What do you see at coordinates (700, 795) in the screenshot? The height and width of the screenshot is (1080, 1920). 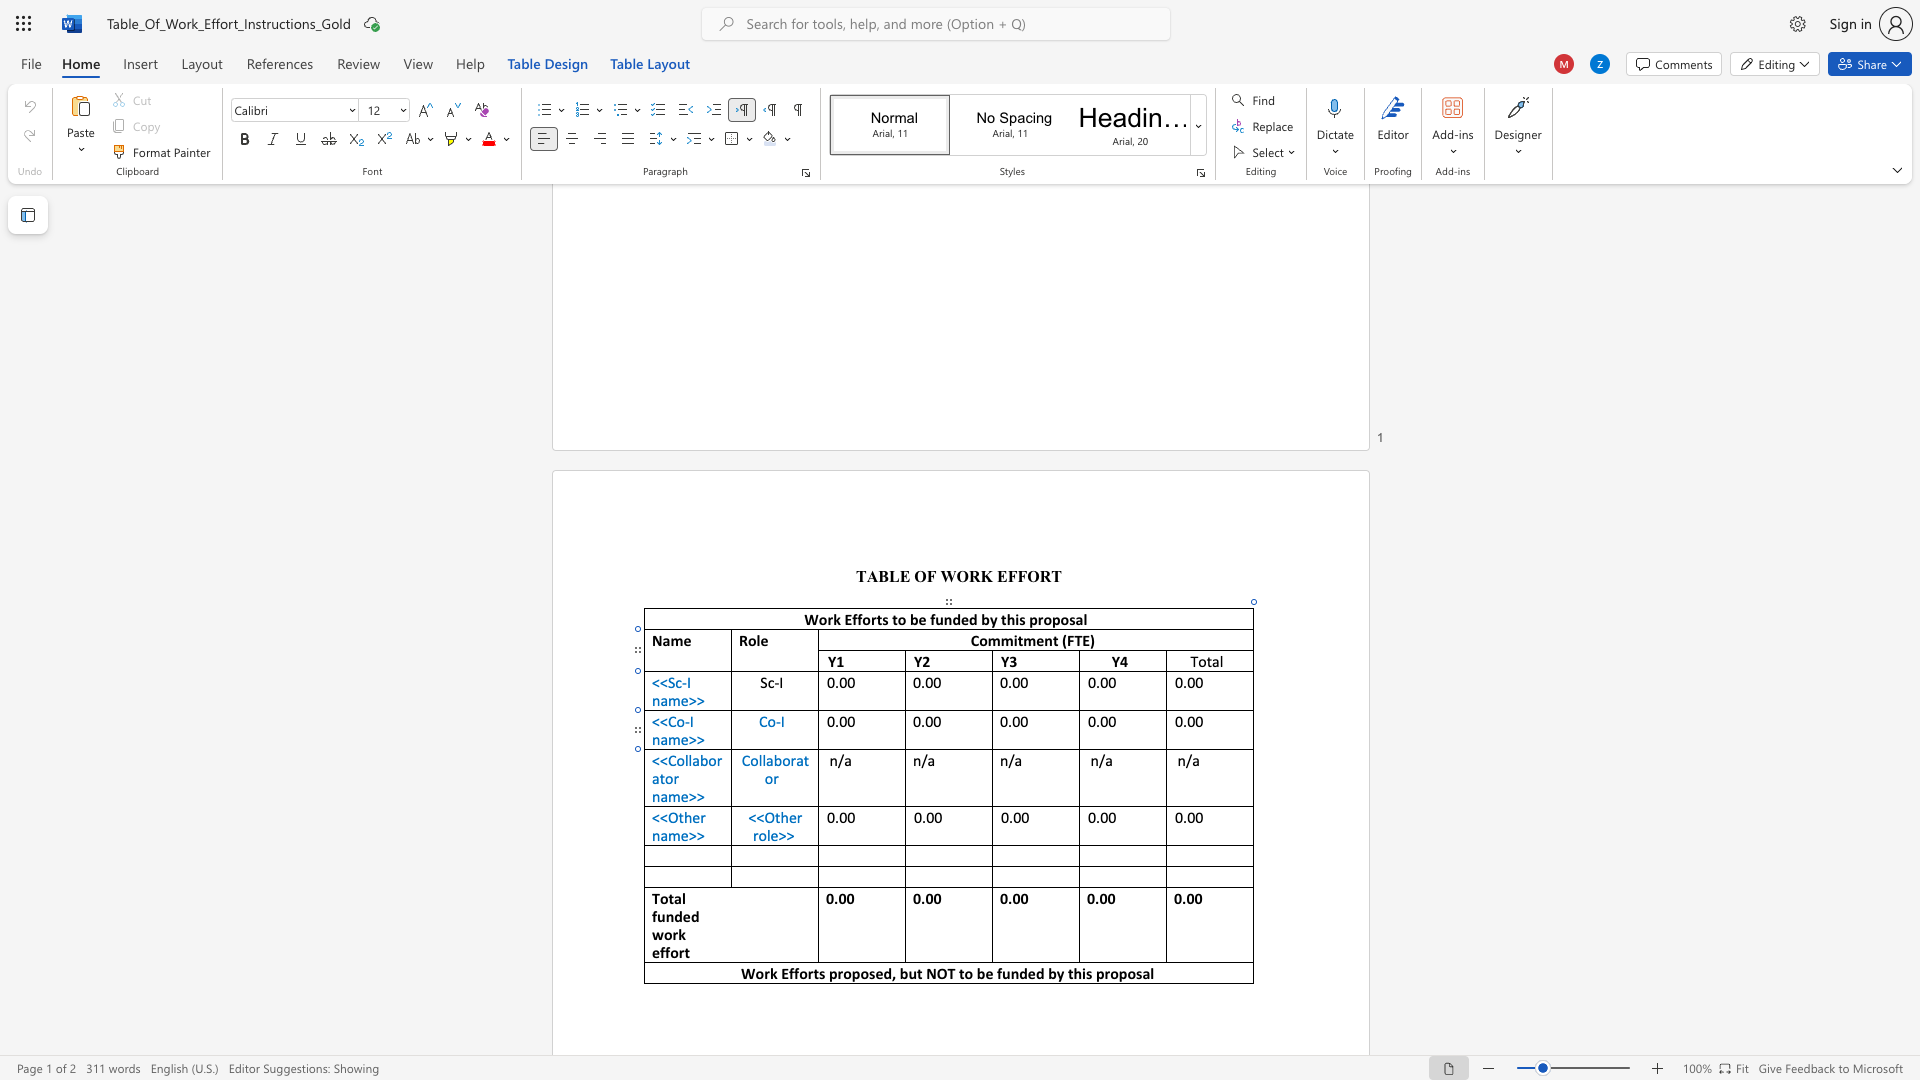 I see `the 2th character ">" in the text` at bounding box center [700, 795].